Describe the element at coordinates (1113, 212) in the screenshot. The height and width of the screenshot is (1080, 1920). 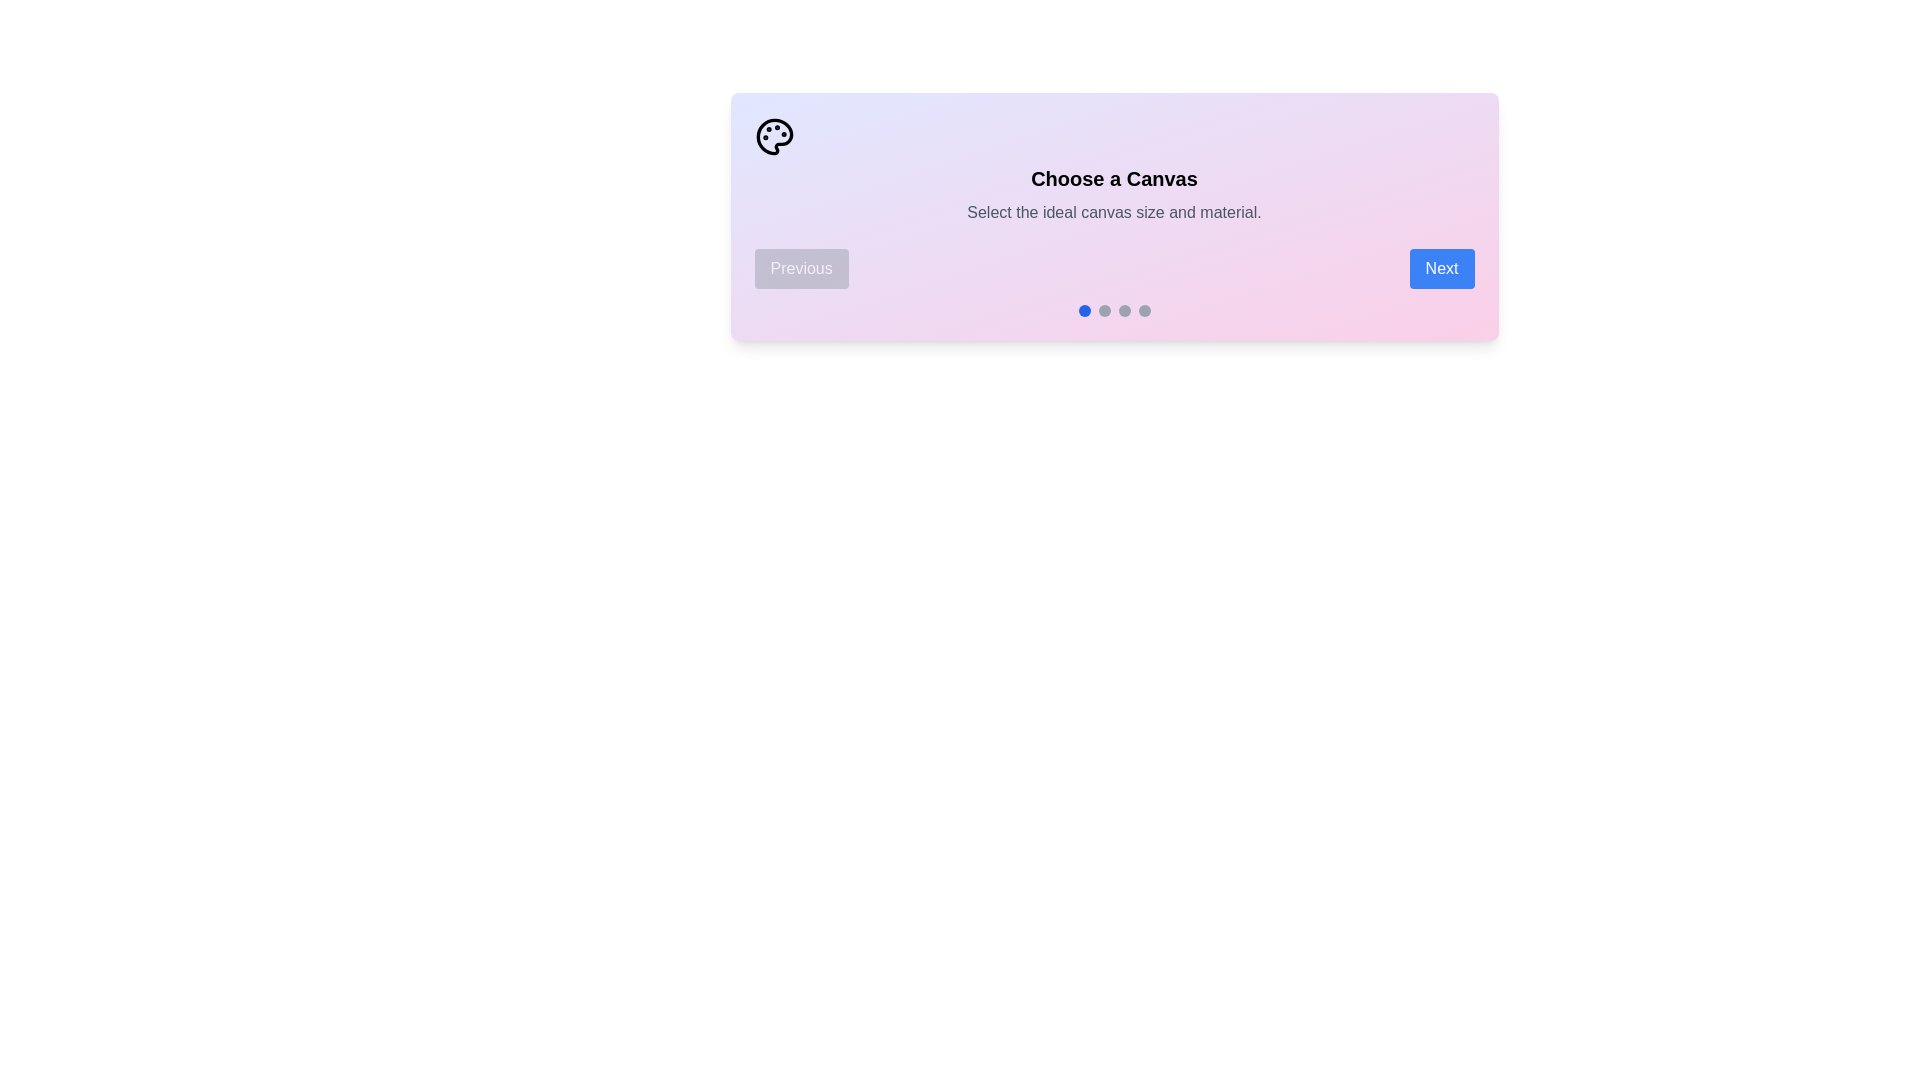
I see `the step description text to select it` at that location.